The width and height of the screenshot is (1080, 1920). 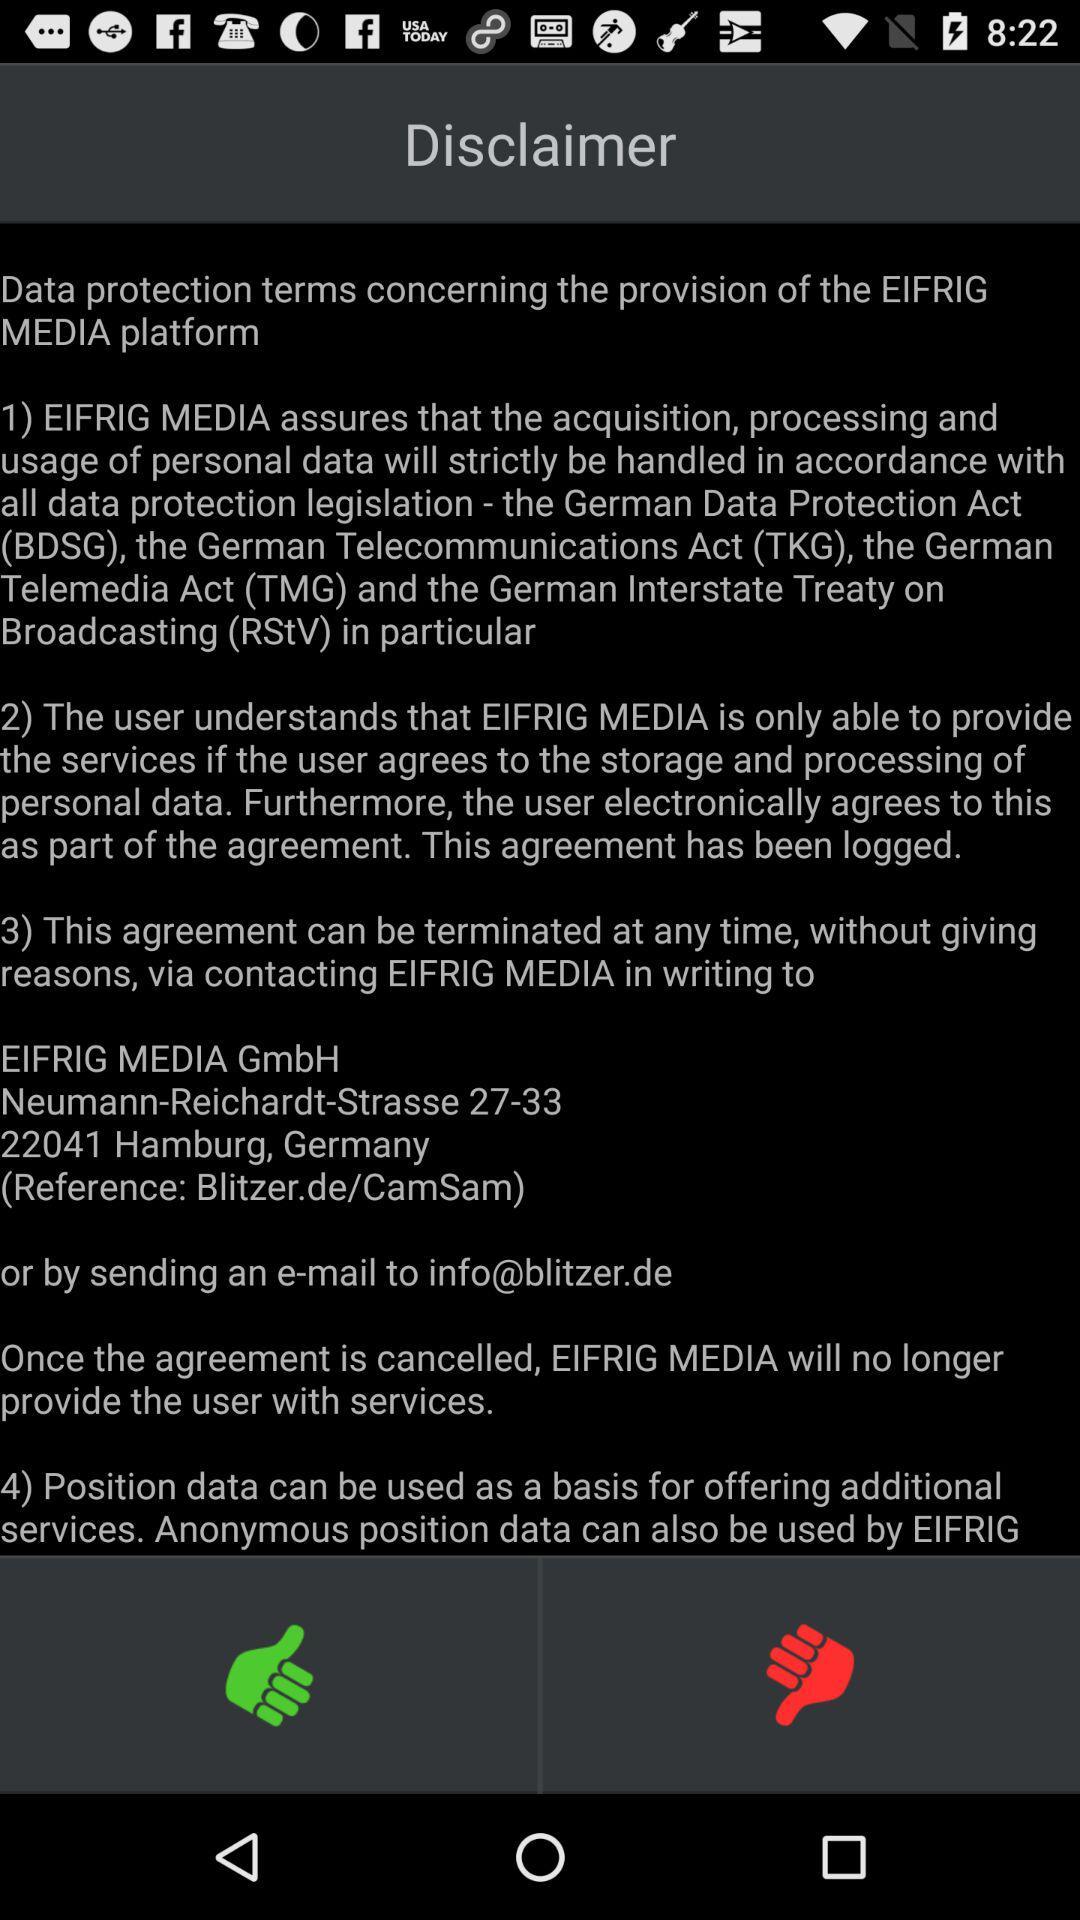 I want to click on the icon at the bottom left corner, so click(x=270, y=1674).